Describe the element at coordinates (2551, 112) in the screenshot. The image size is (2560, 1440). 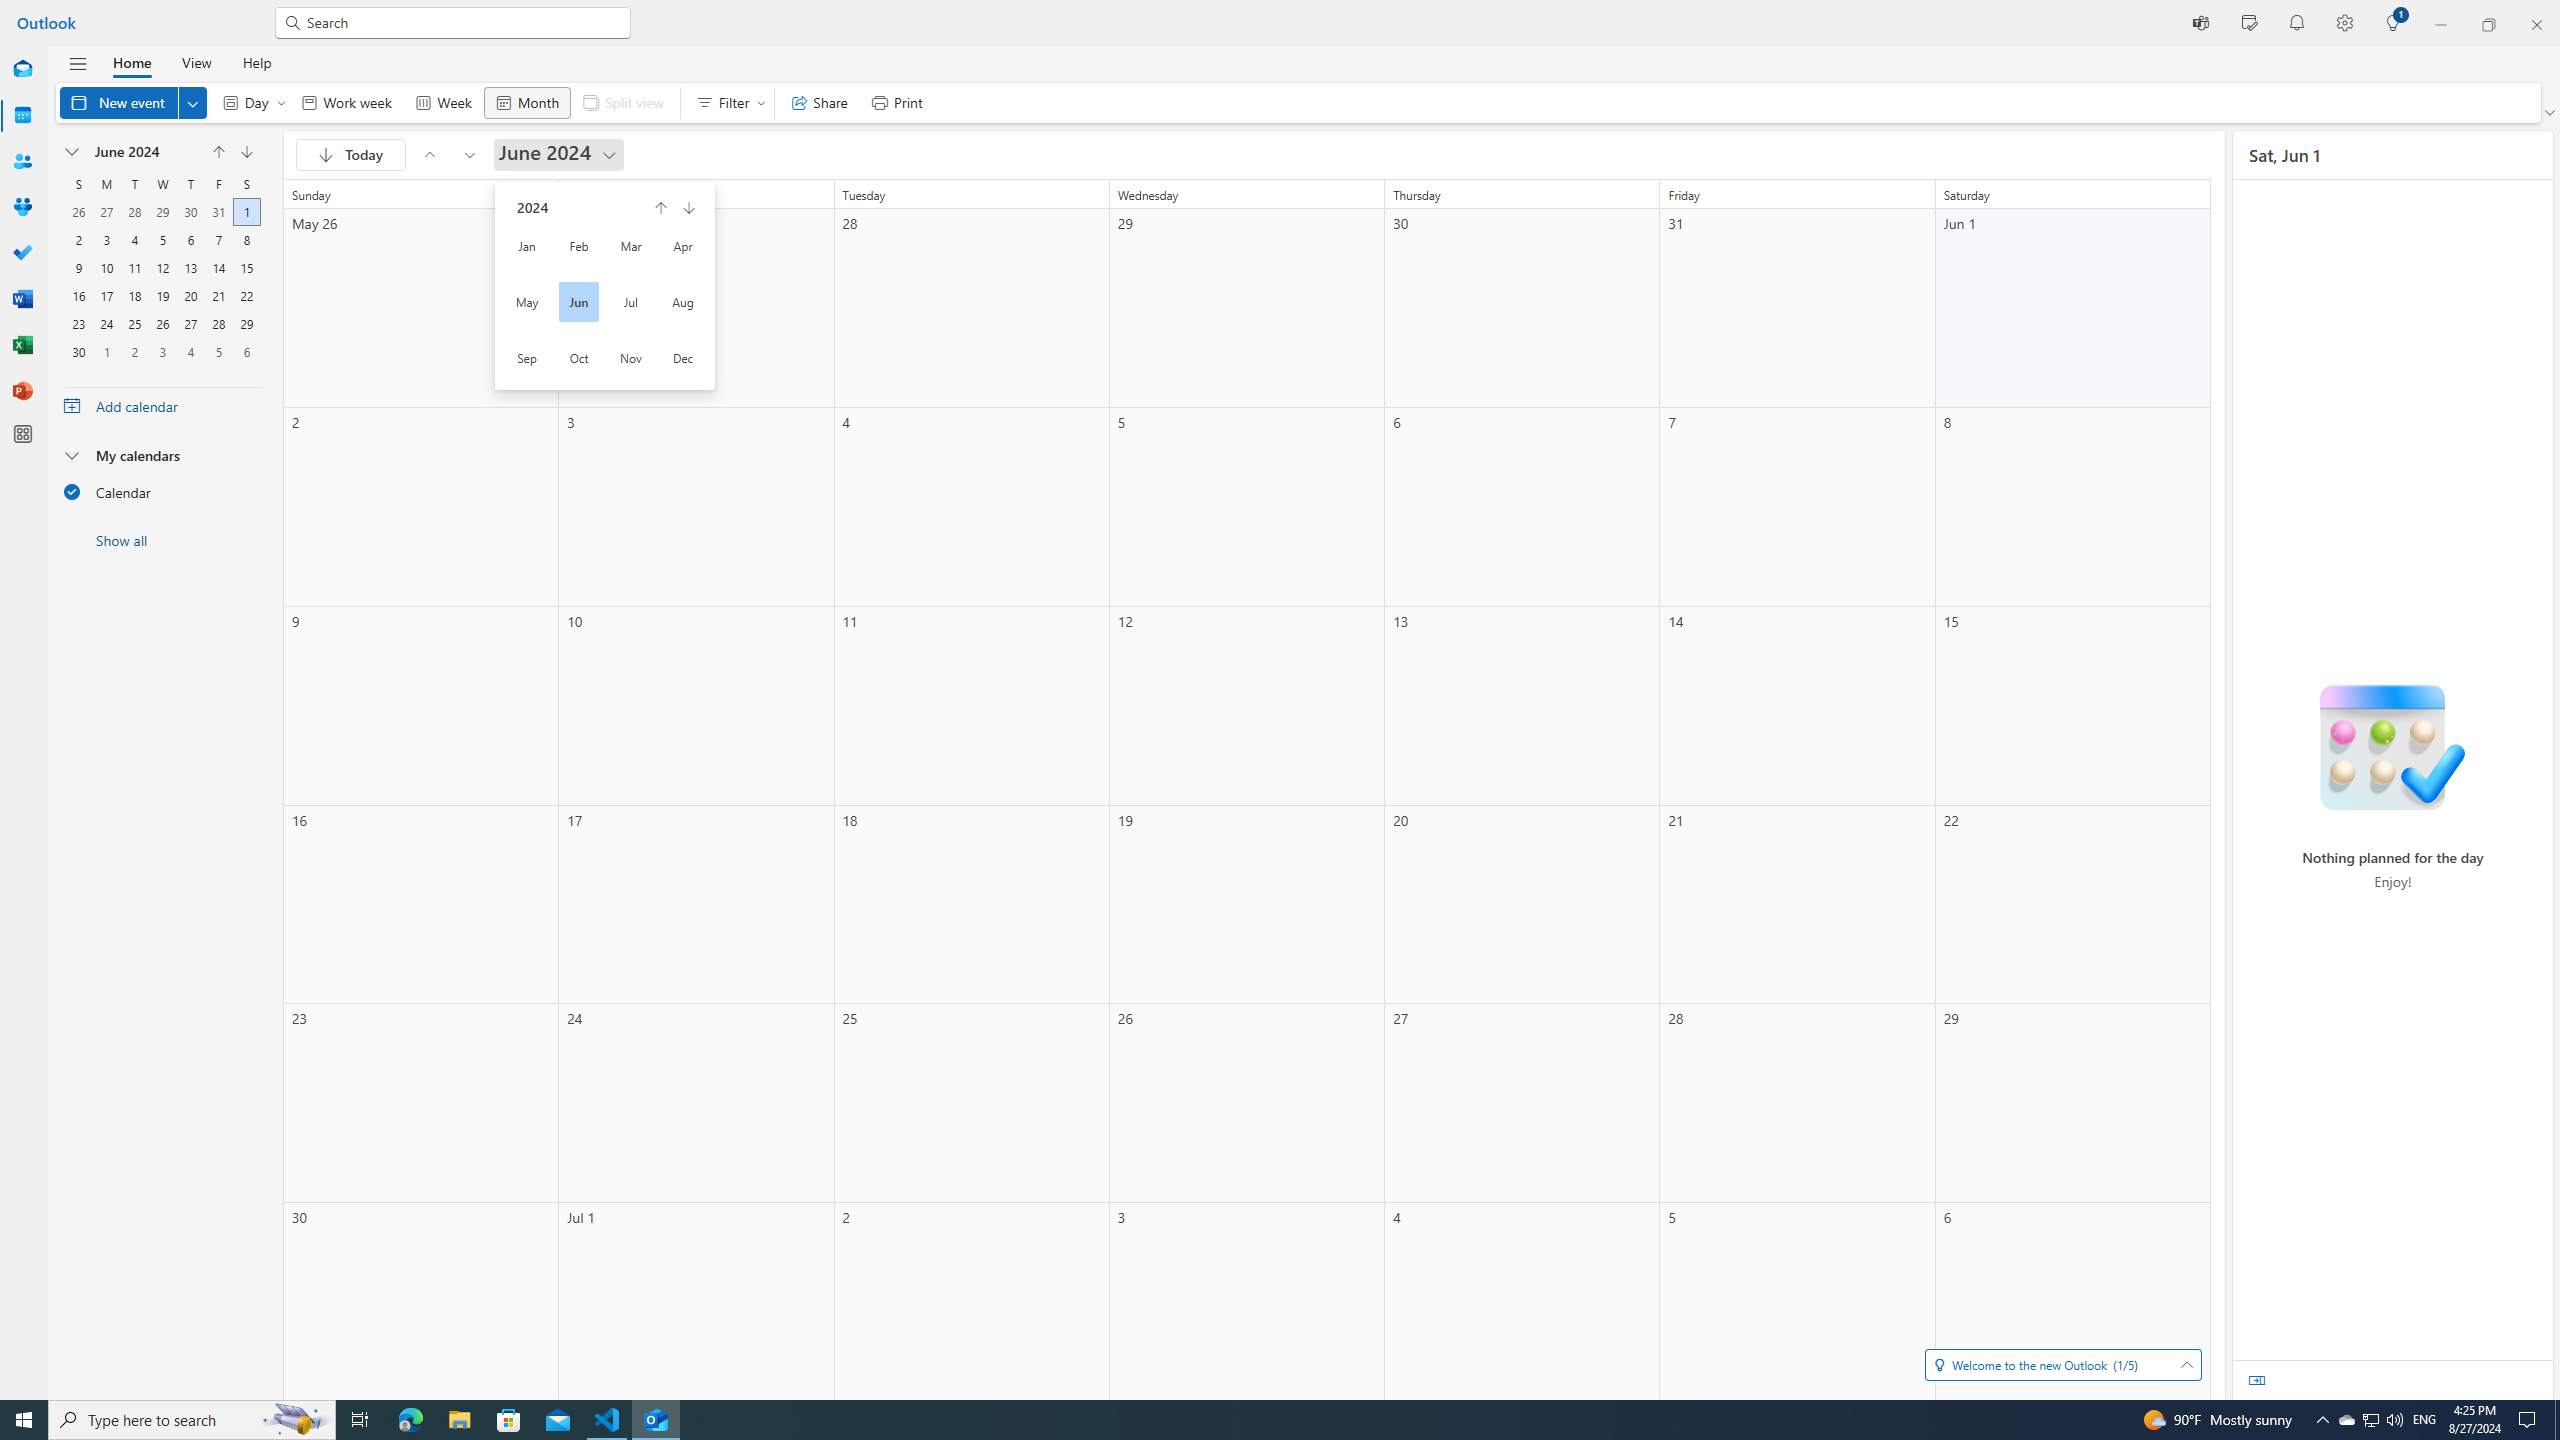
I see `'Ribbon display options'` at that location.